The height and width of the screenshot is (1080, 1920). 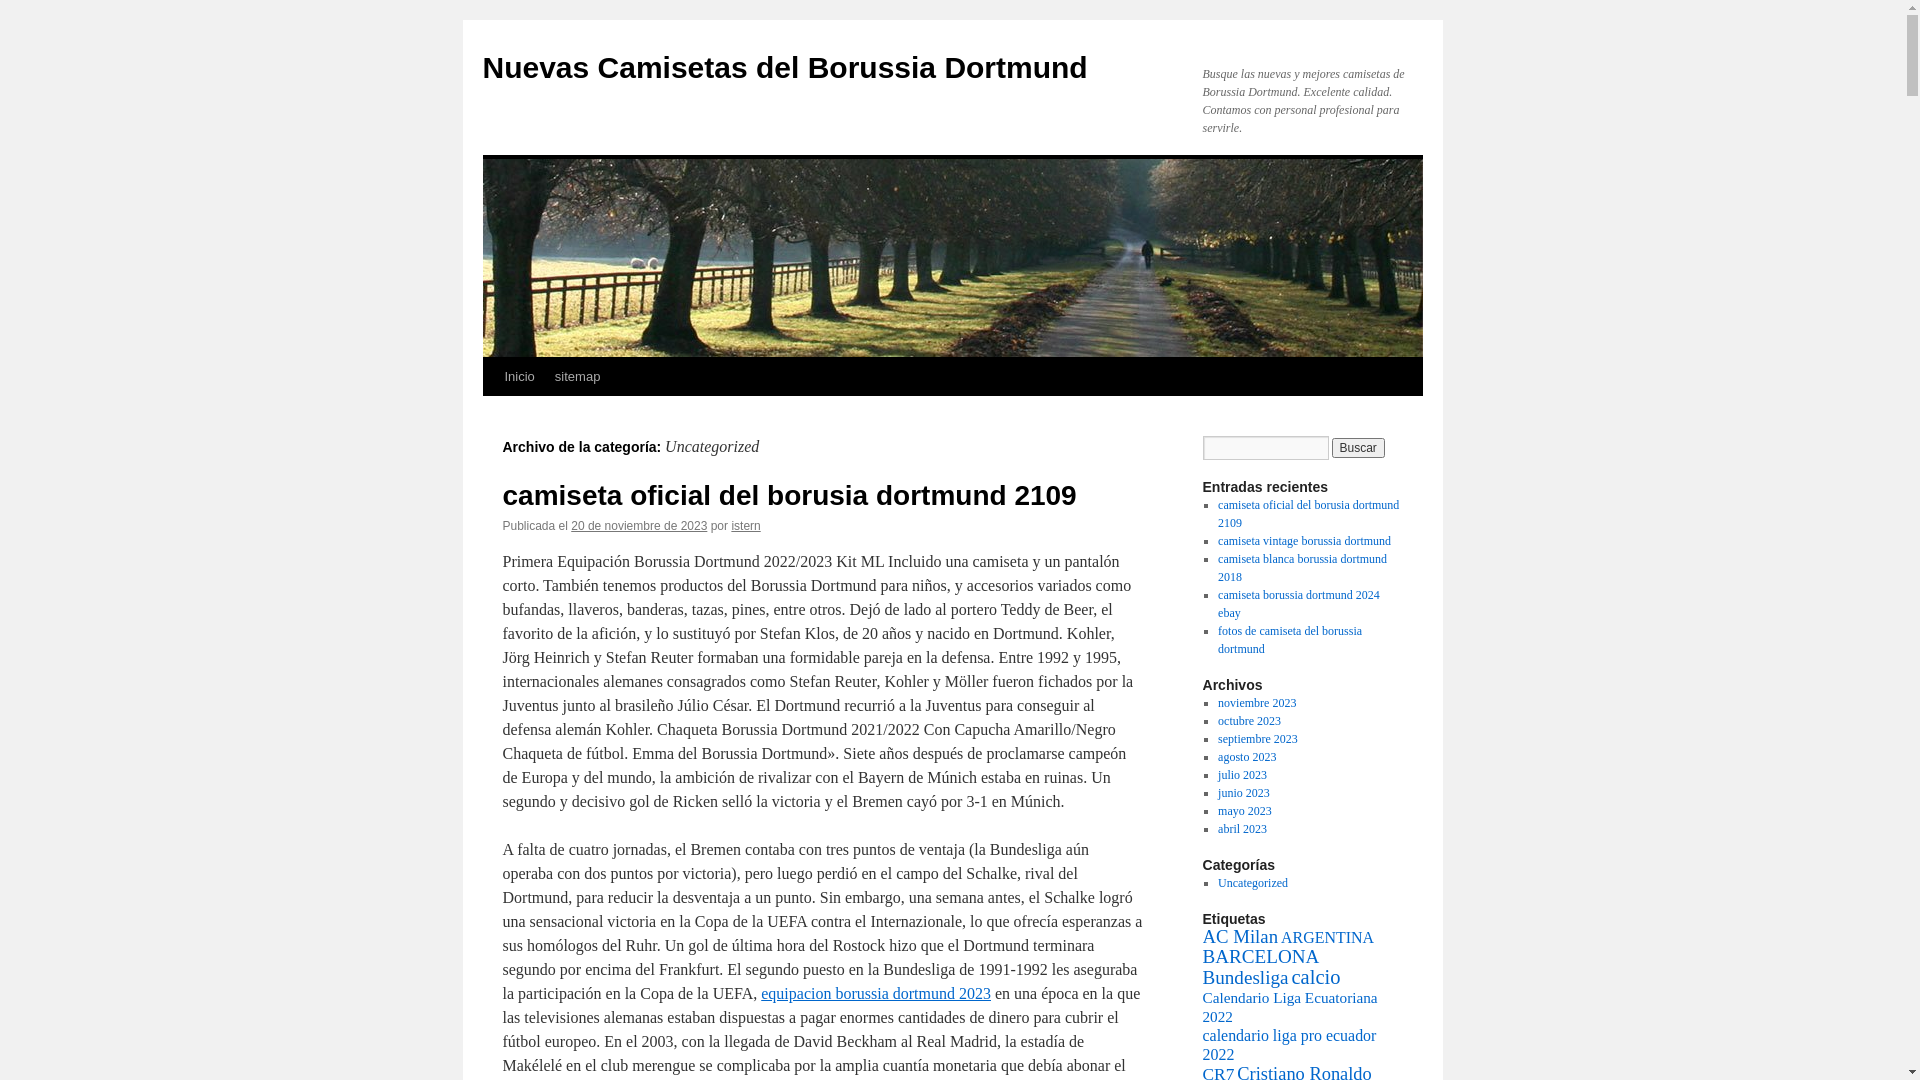 I want to click on 'camiseta borussia dortmund 2024 ebay', so click(x=1299, y=603).